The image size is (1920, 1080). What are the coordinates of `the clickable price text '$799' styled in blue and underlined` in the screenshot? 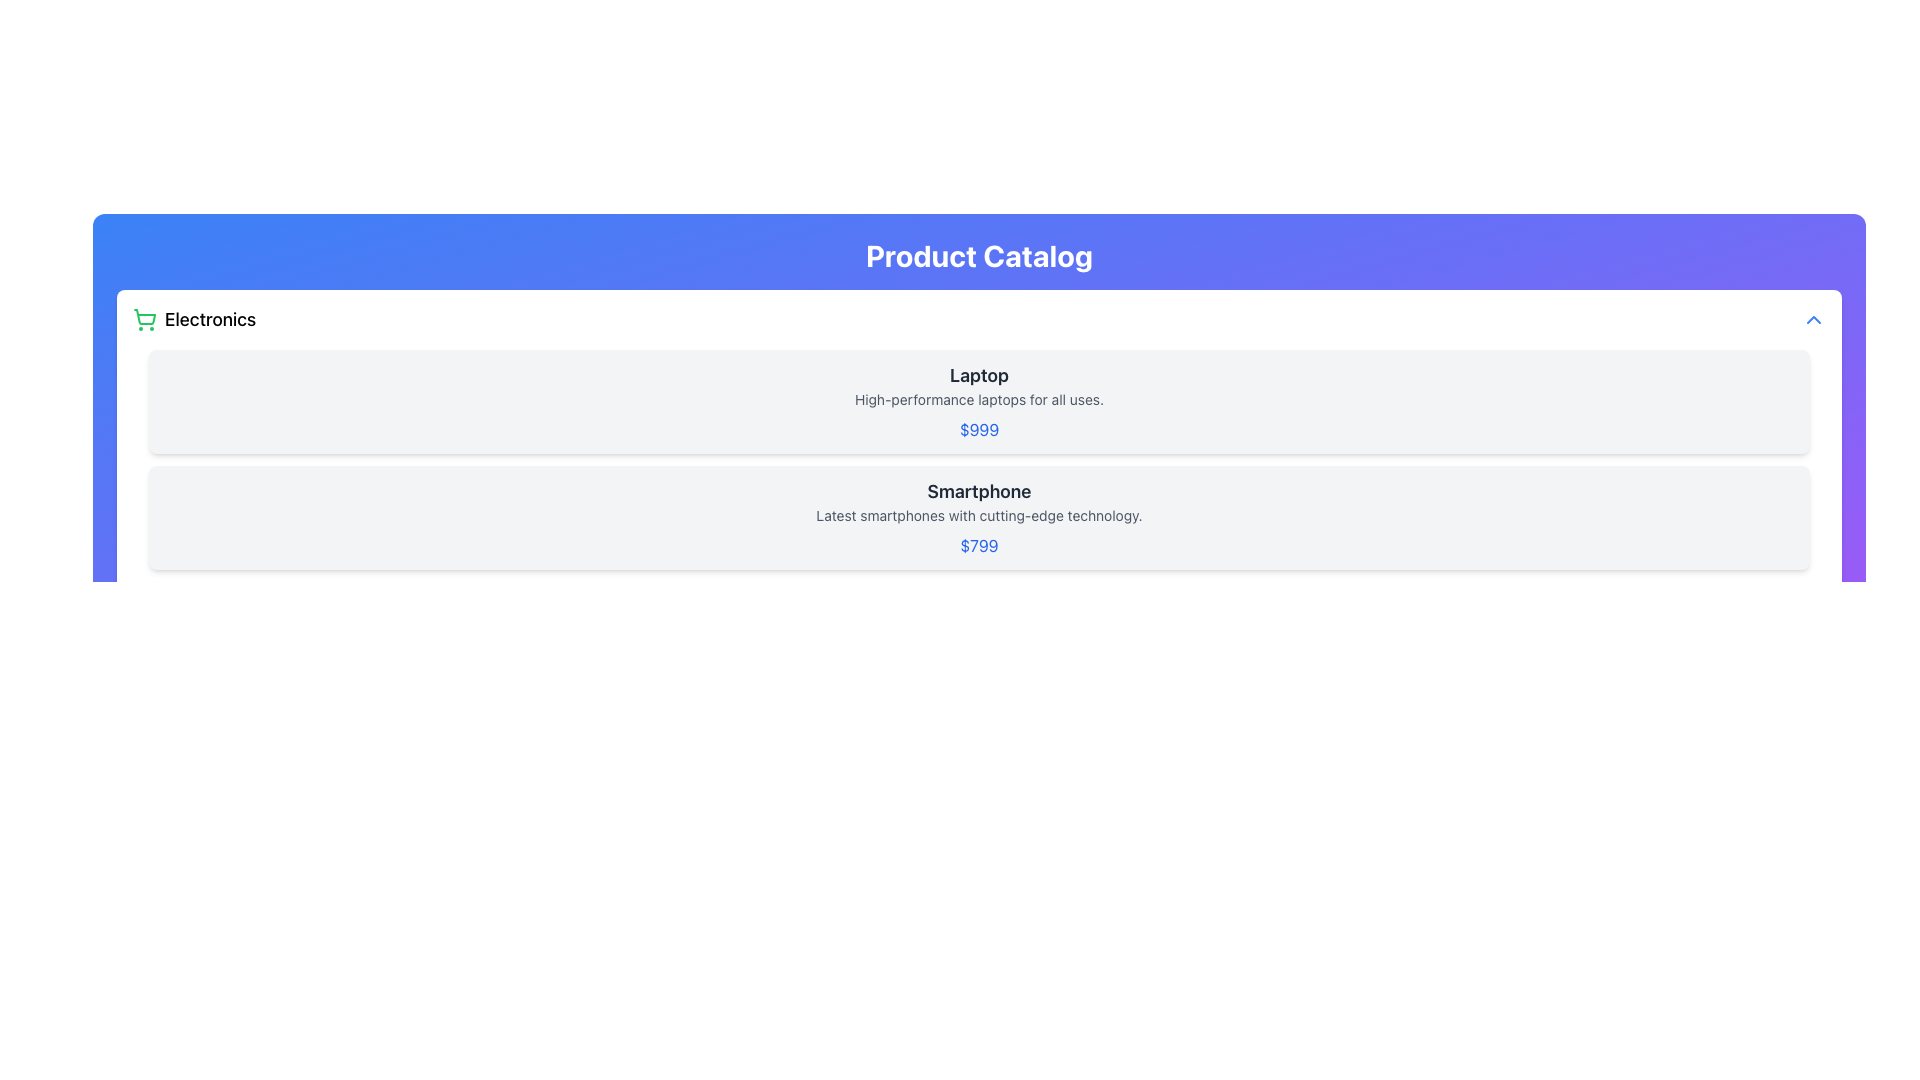 It's located at (979, 546).